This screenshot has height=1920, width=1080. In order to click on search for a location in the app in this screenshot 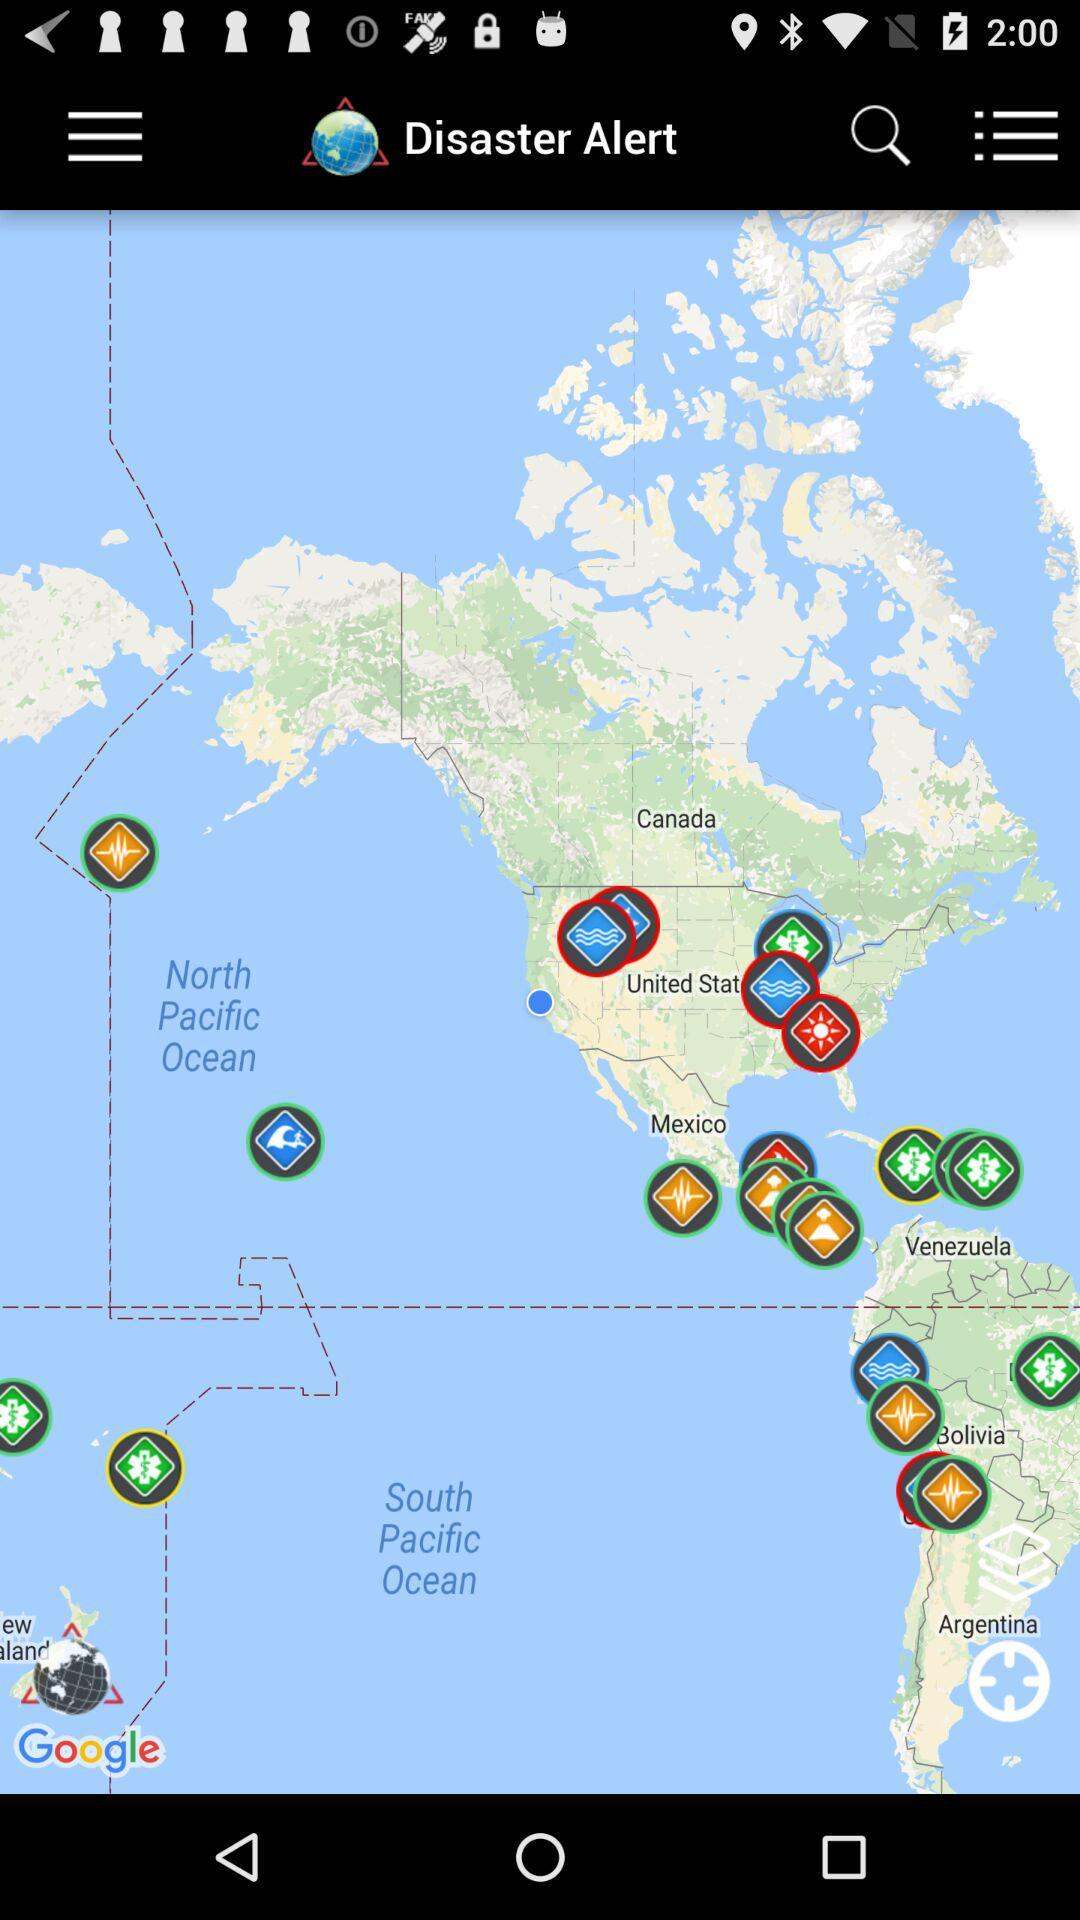, I will do `click(879, 135)`.